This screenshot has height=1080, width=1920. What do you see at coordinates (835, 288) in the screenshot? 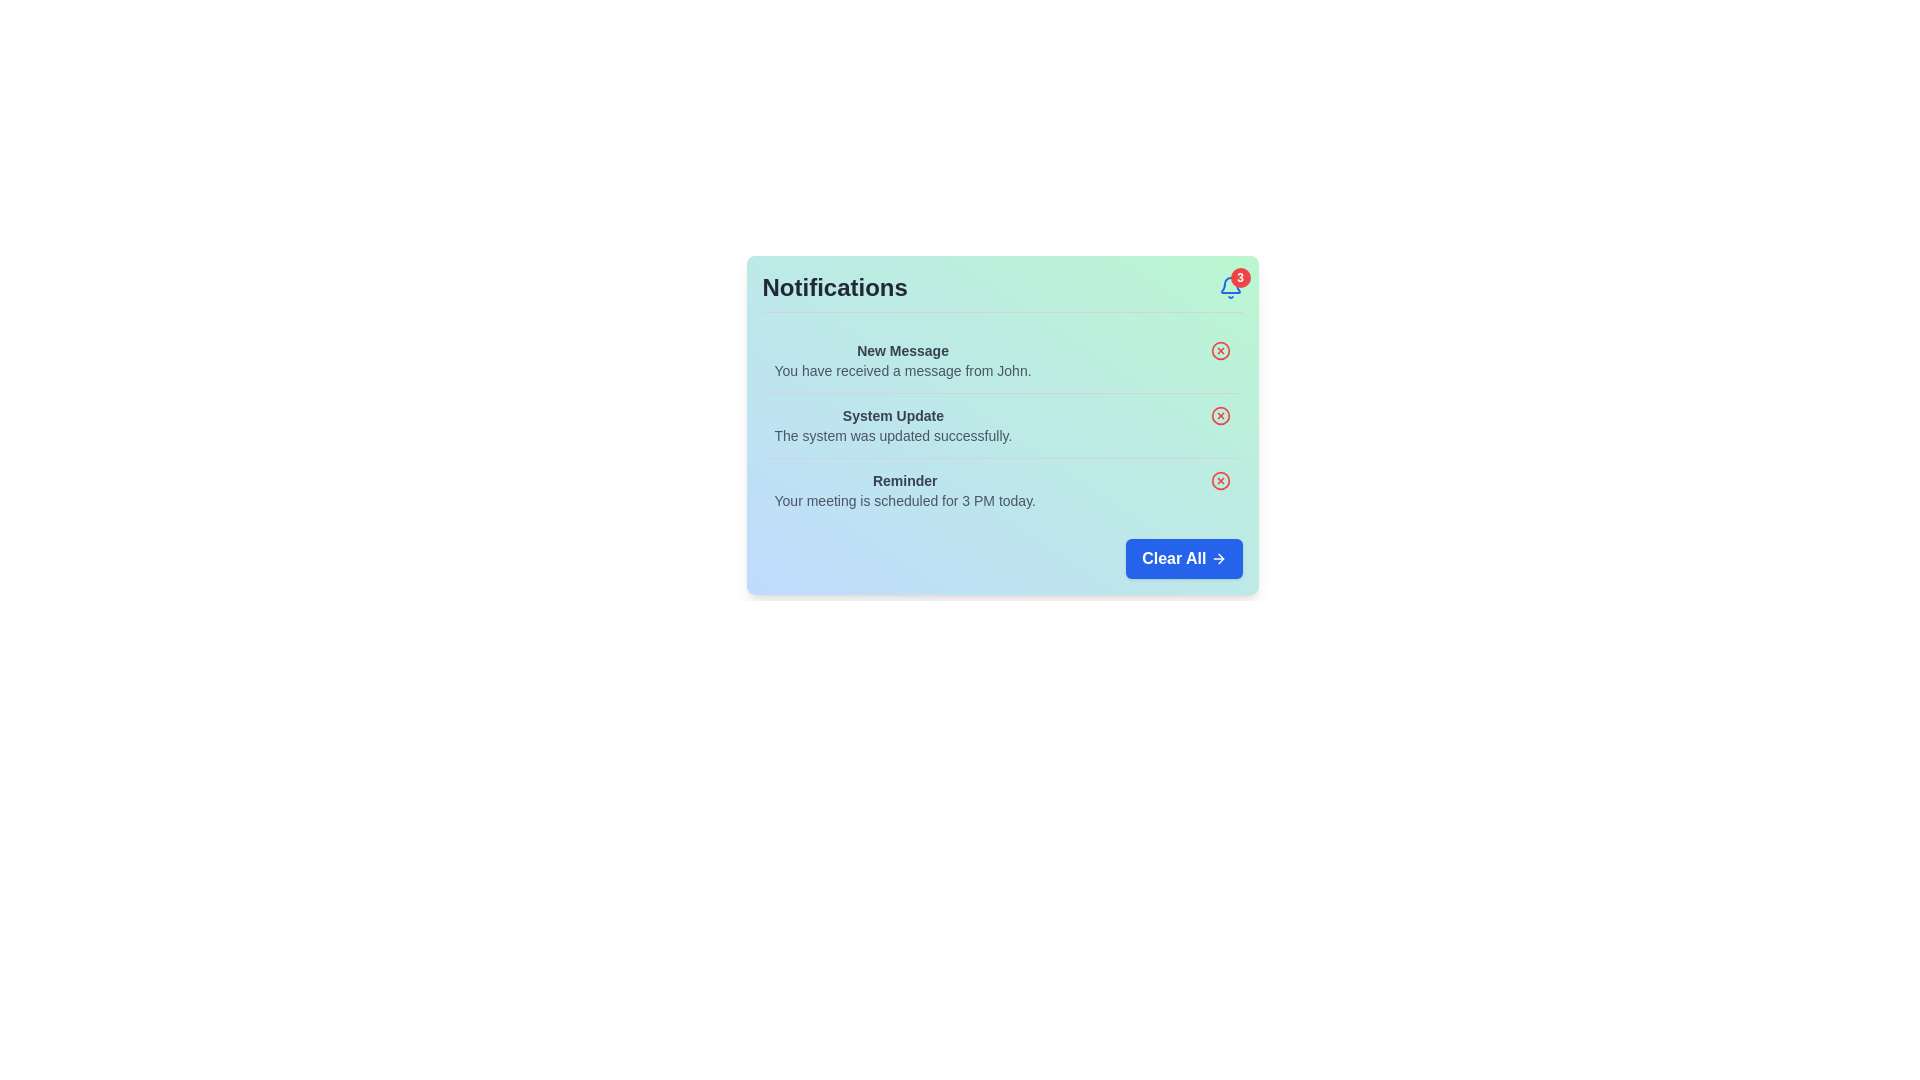
I see `the 'Notifications' text label, which is a bold, dark gray title located at the top-left edge of the notification panel` at bounding box center [835, 288].